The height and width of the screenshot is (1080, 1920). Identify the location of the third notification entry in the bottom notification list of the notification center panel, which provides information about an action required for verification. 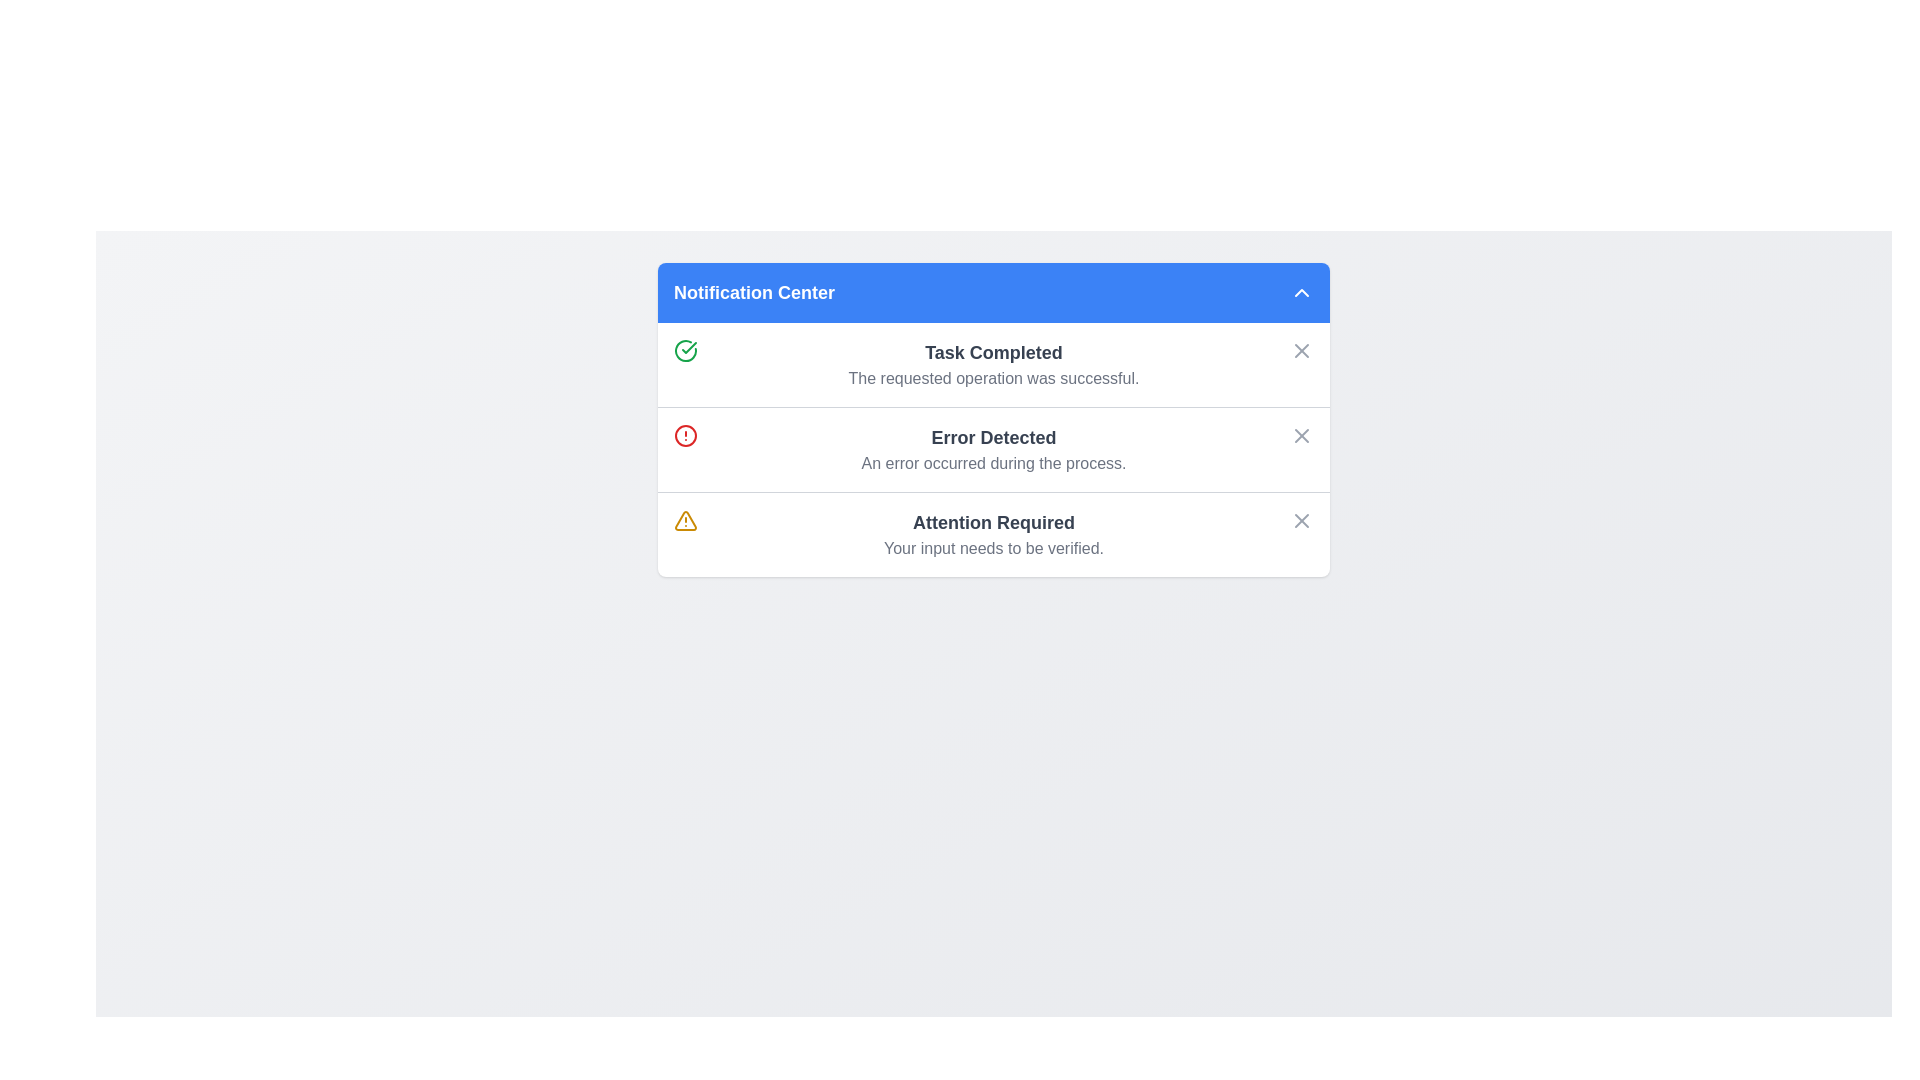
(993, 534).